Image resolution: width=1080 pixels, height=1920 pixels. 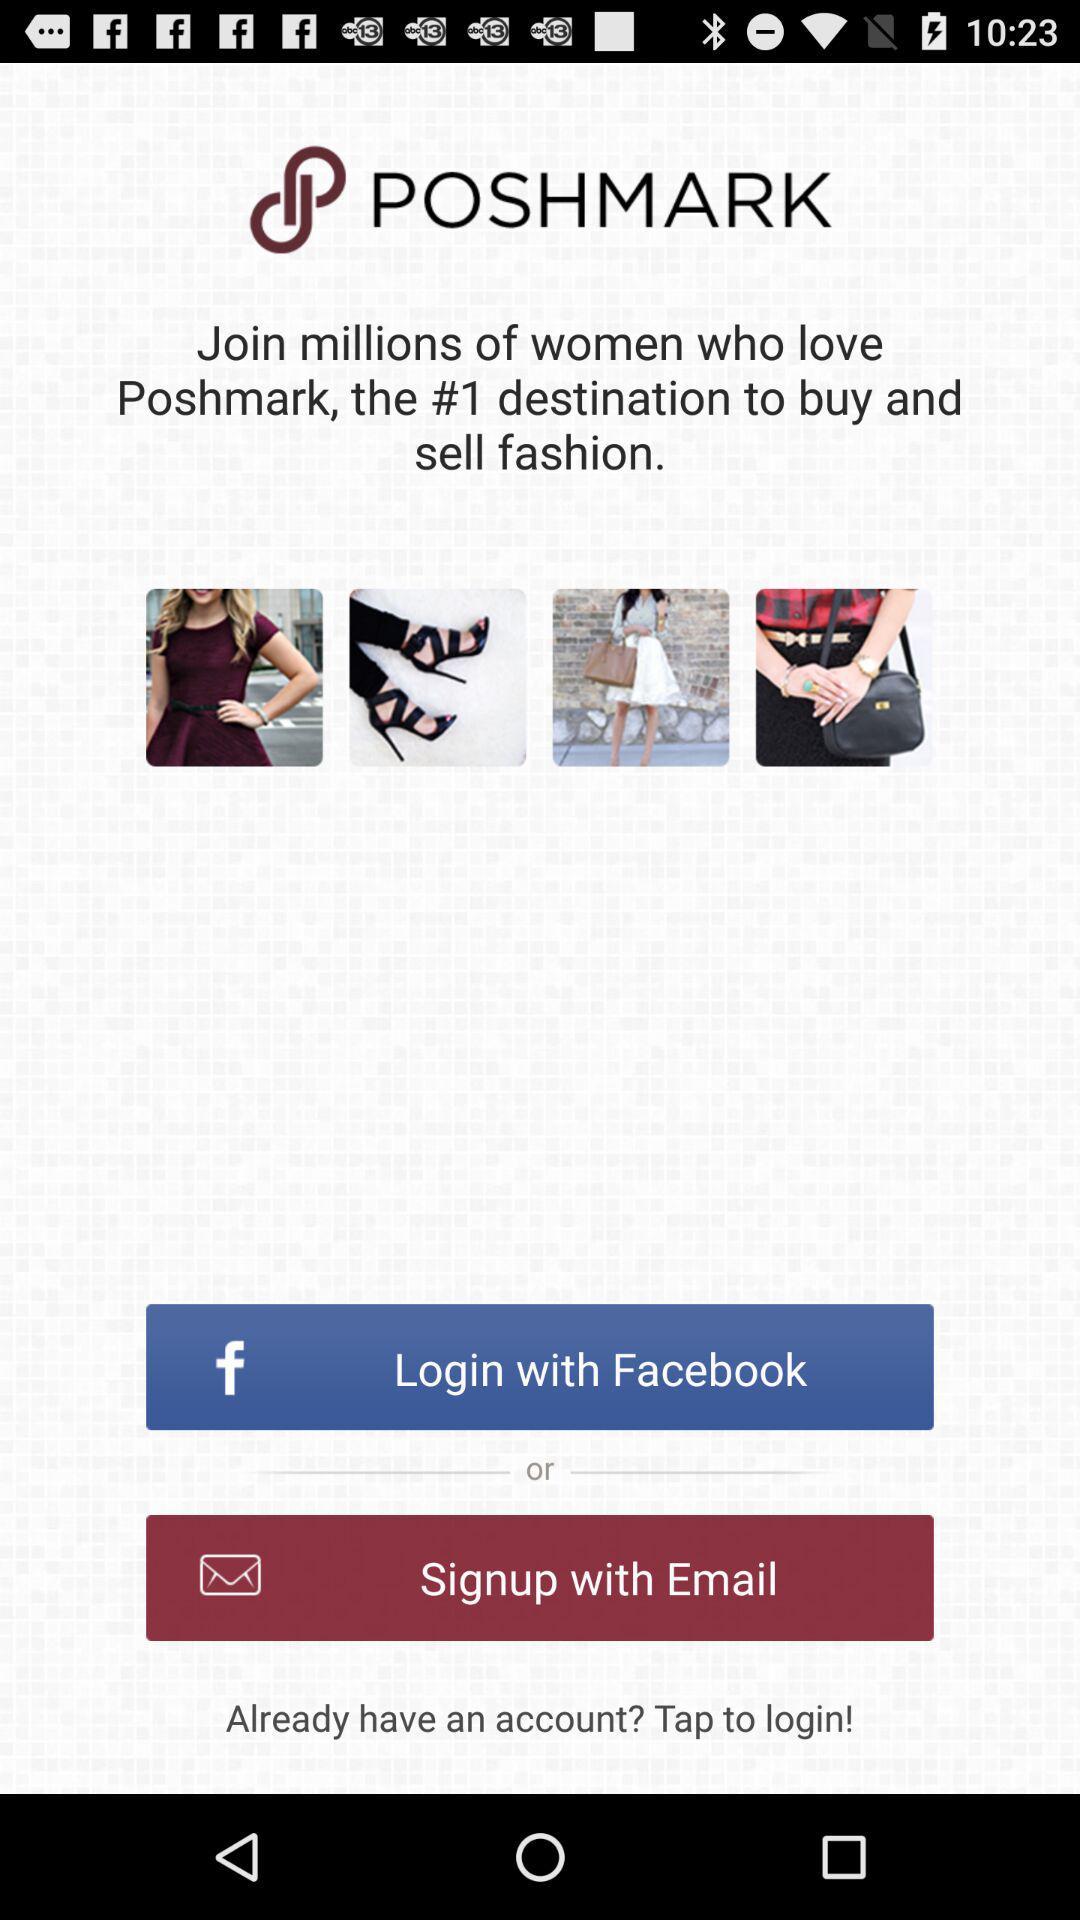 I want to click on the already have an icon, so click(x=540, y=1716).